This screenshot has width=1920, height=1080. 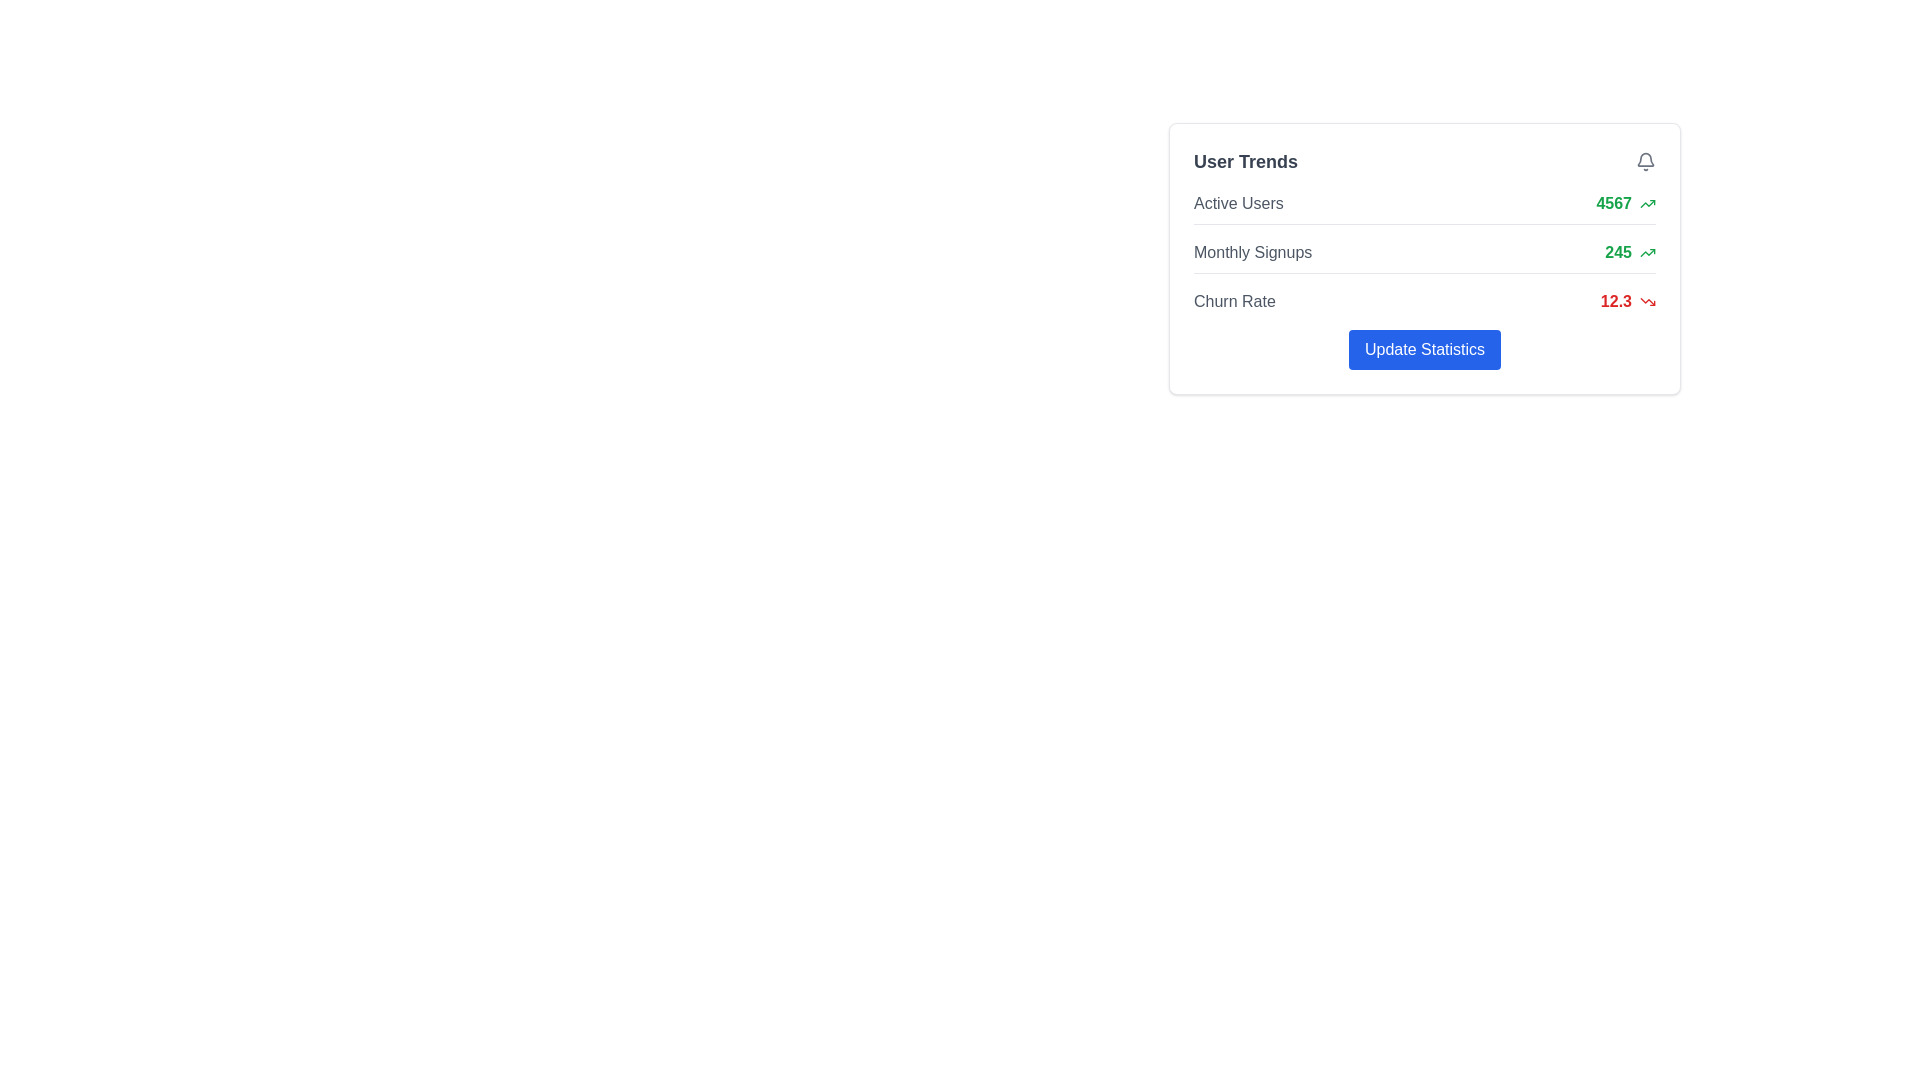 I want to click on 'Churn Rate' text label located in the 'User Trends' section, styled in gray color, to understand the labeled statistic, so click(x=1233, y=301).